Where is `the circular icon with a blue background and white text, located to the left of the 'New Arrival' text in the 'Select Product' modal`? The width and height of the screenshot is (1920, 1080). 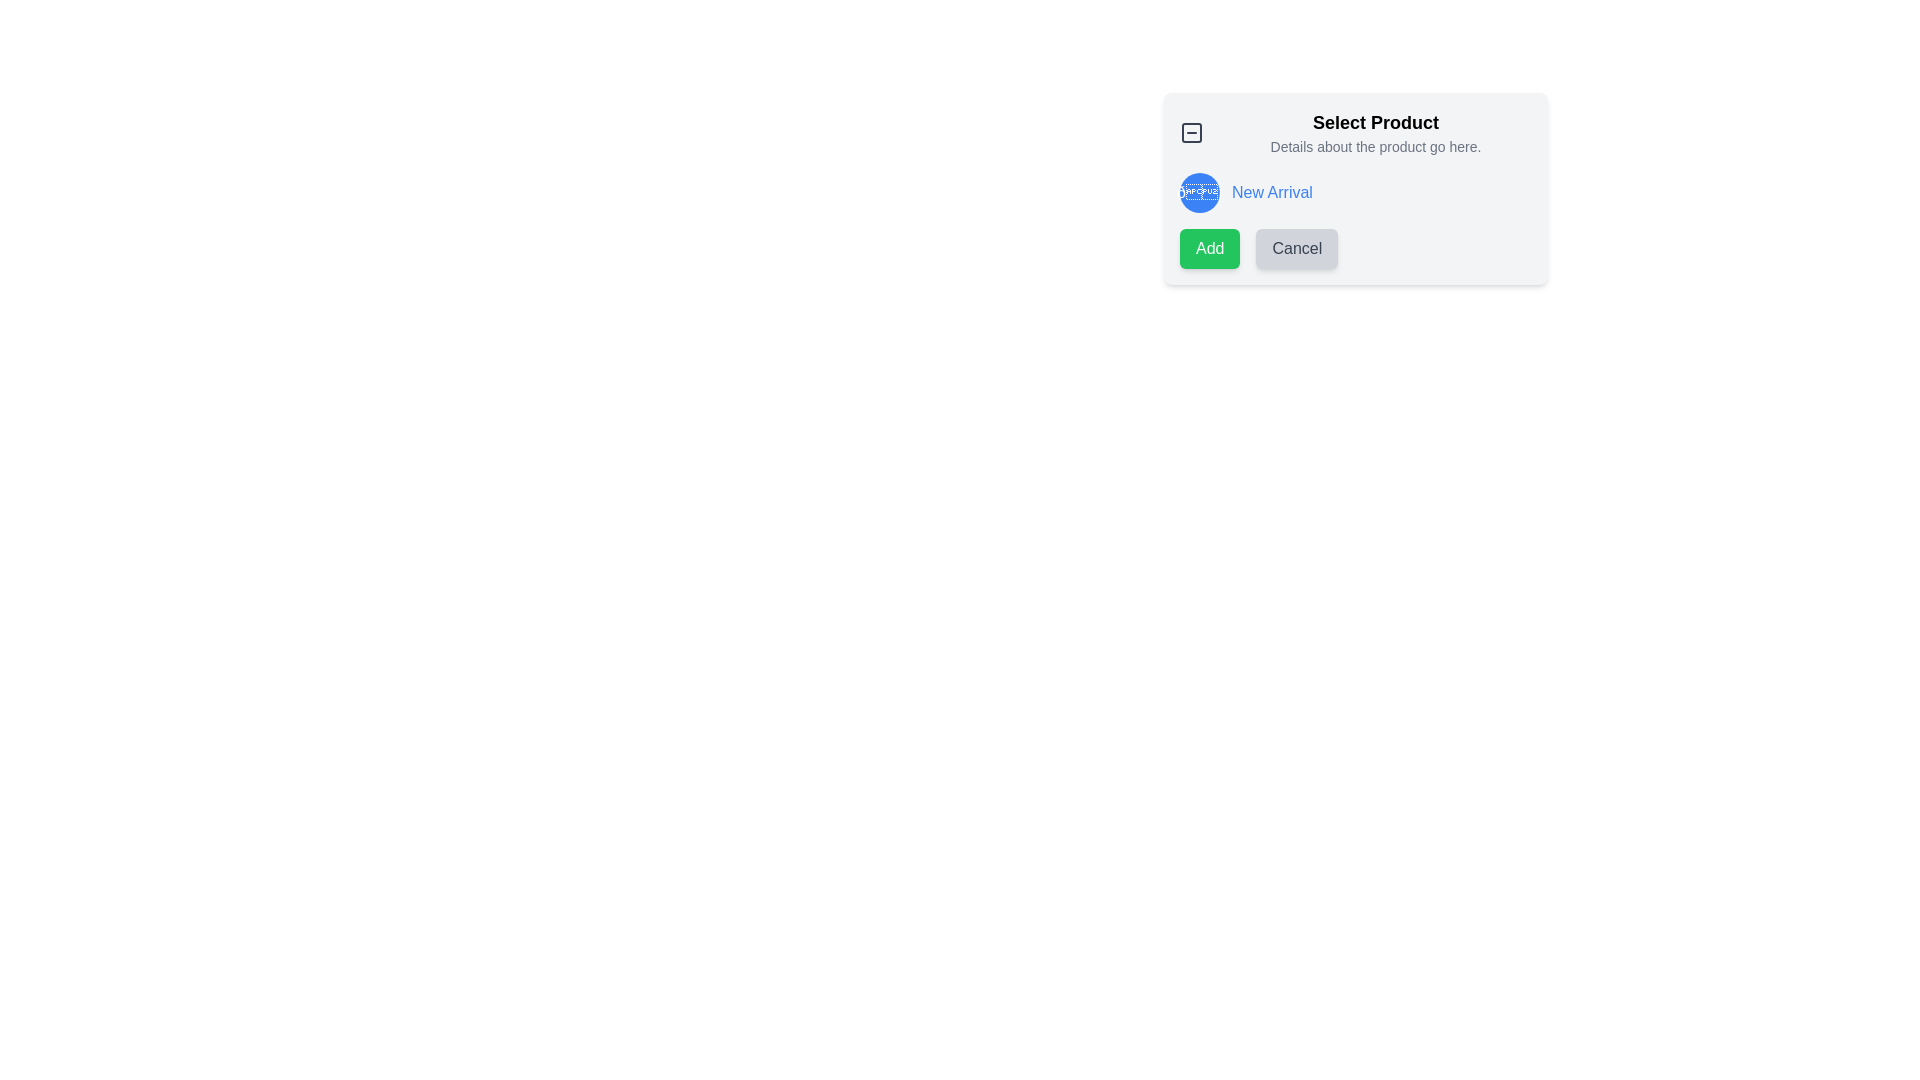
the circular icon with a blue background and white text, located to the left of the 'New Arrival' text in the 'Select Product' modal is located at coordinates (1200, 192).